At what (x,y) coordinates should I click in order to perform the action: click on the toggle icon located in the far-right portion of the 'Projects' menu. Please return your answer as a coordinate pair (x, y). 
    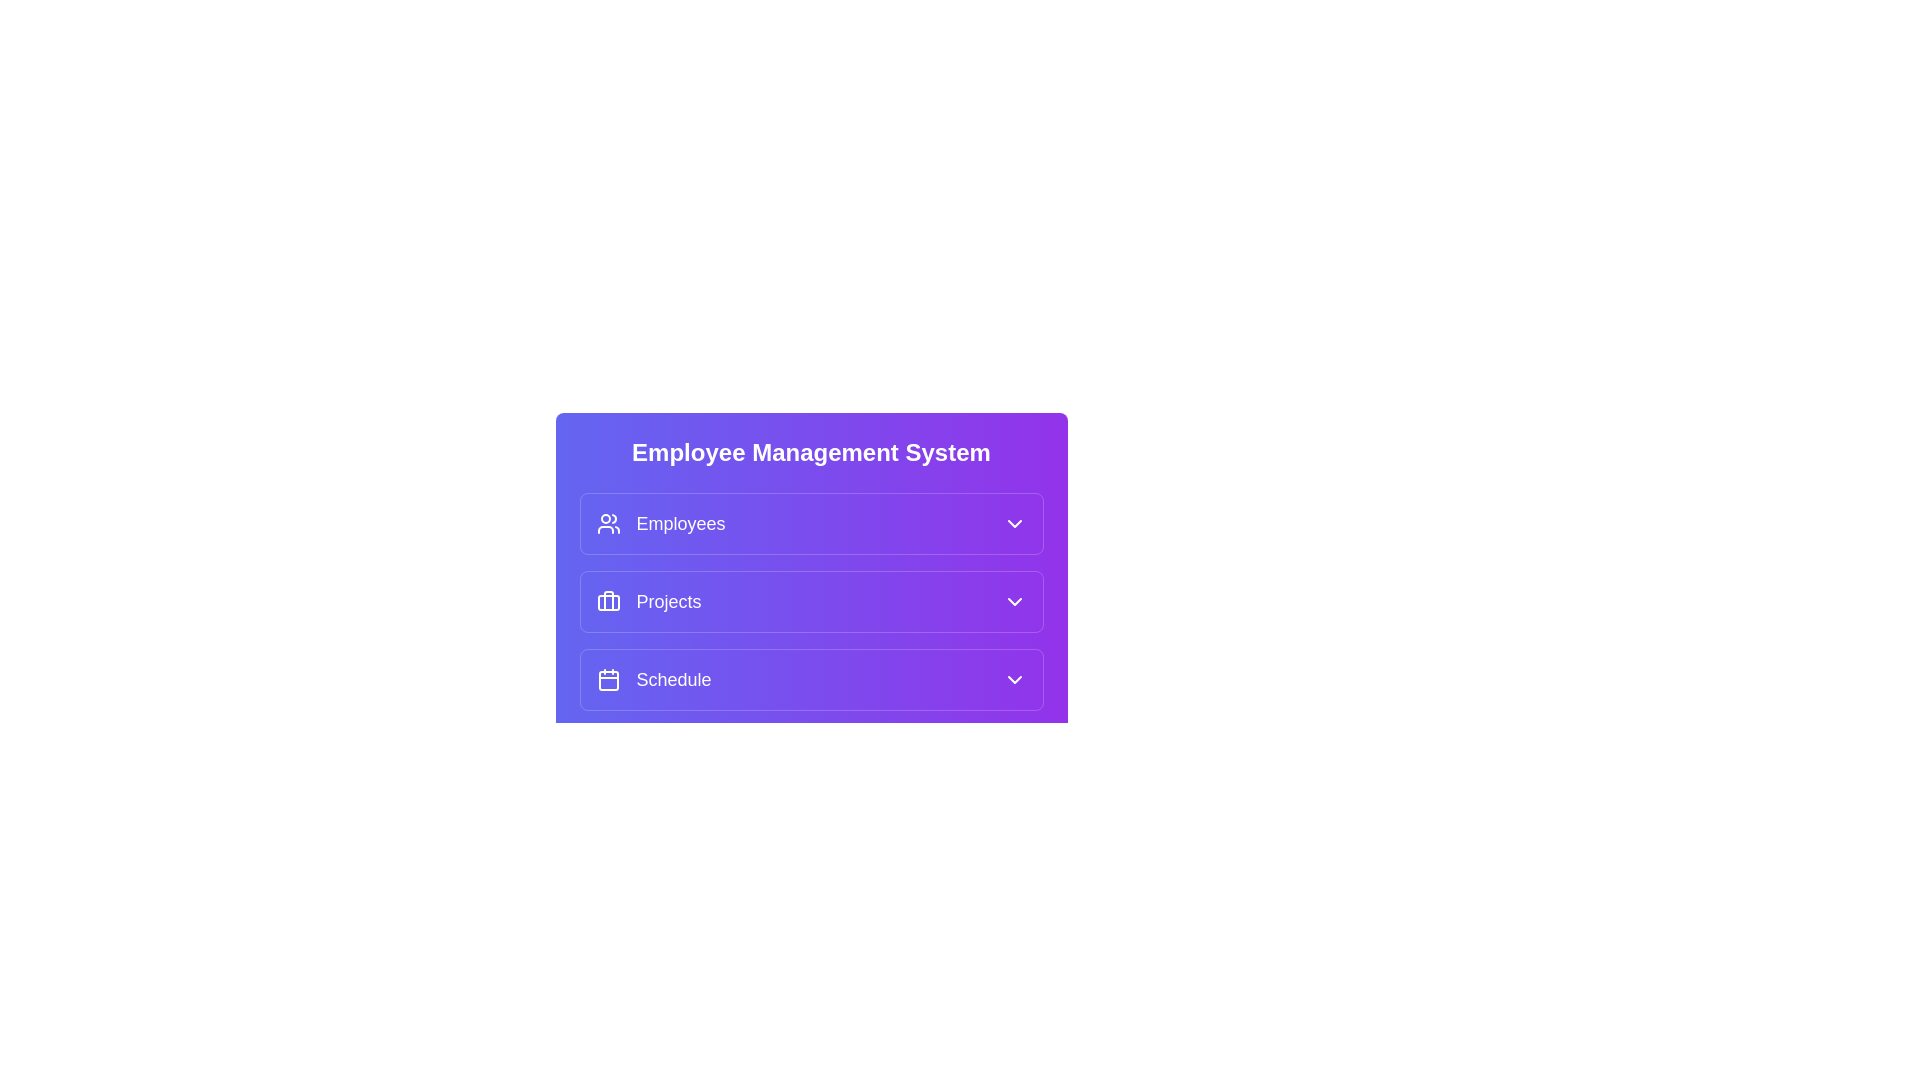
    Looking at the image, I should click on (1014, 600).